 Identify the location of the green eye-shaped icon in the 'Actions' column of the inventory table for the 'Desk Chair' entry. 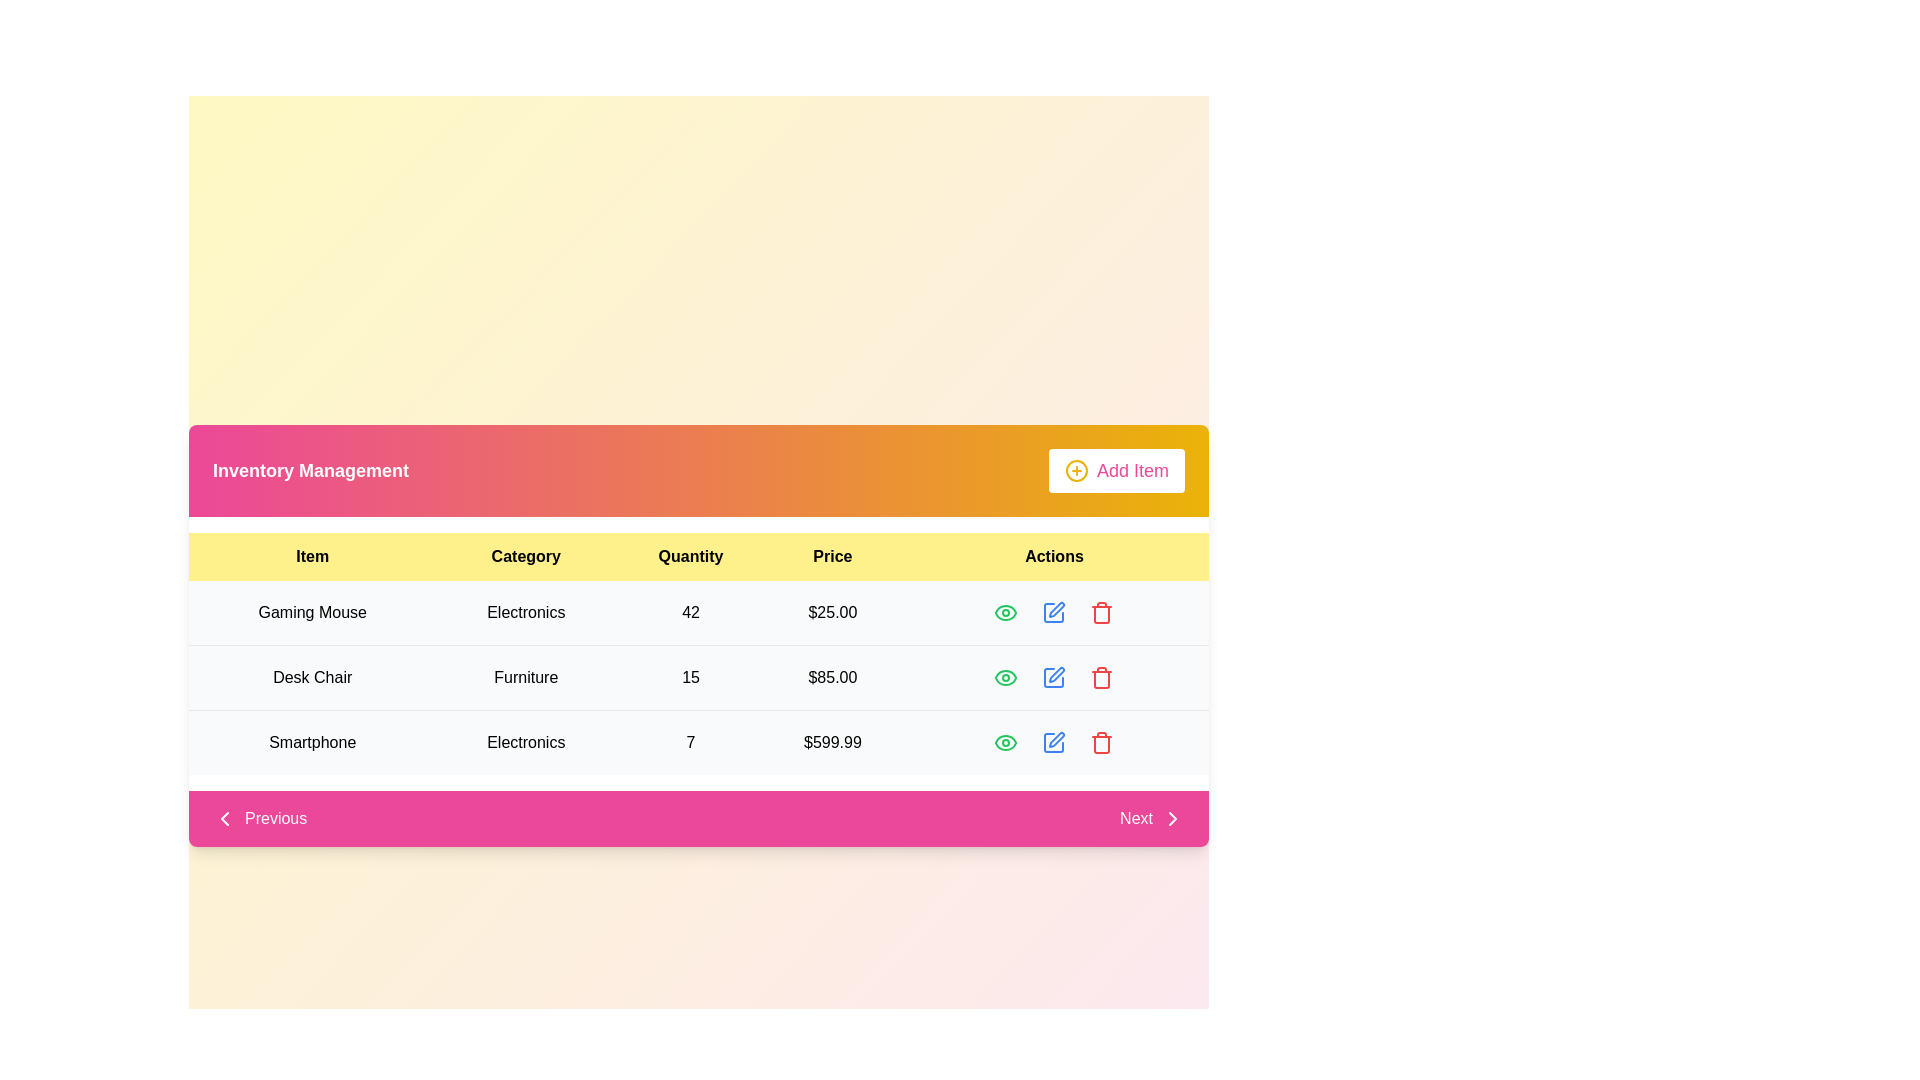
(1006, 677).